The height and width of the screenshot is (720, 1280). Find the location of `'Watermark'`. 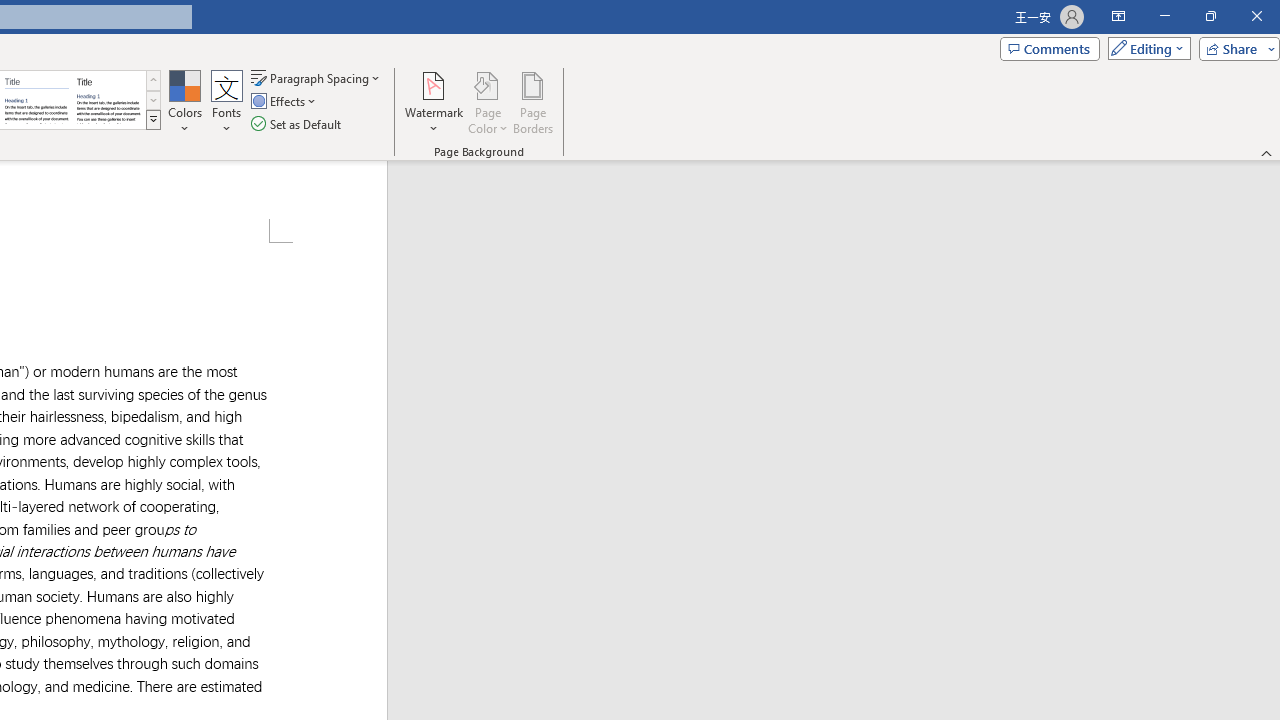

'Watermark' is located at coordinates (433, 103).